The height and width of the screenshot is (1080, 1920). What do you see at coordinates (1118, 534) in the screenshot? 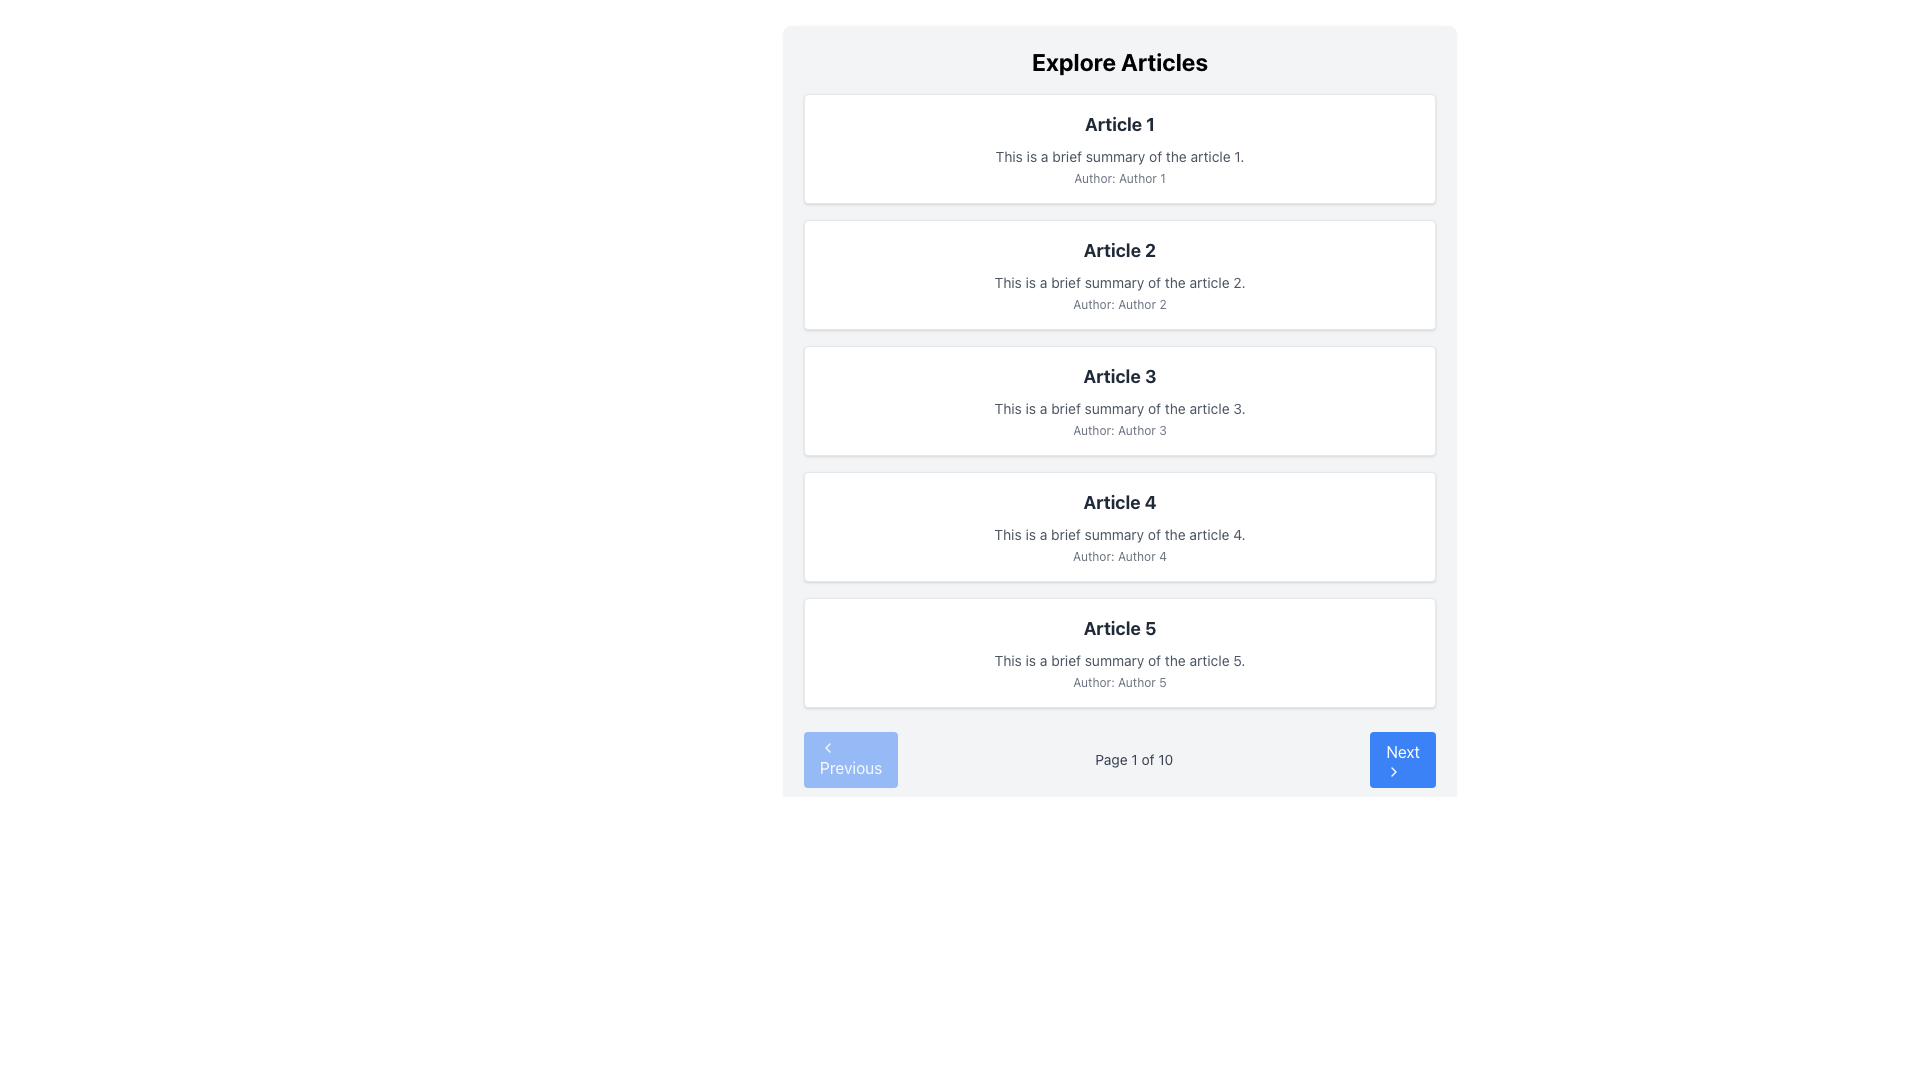
I see `static text label that provides a description for 'Article 4', which is located under the title 'Article 4' and above 'Author: Author 4' in the fourth card of the vertical list` at bounding box center [1118, 534].